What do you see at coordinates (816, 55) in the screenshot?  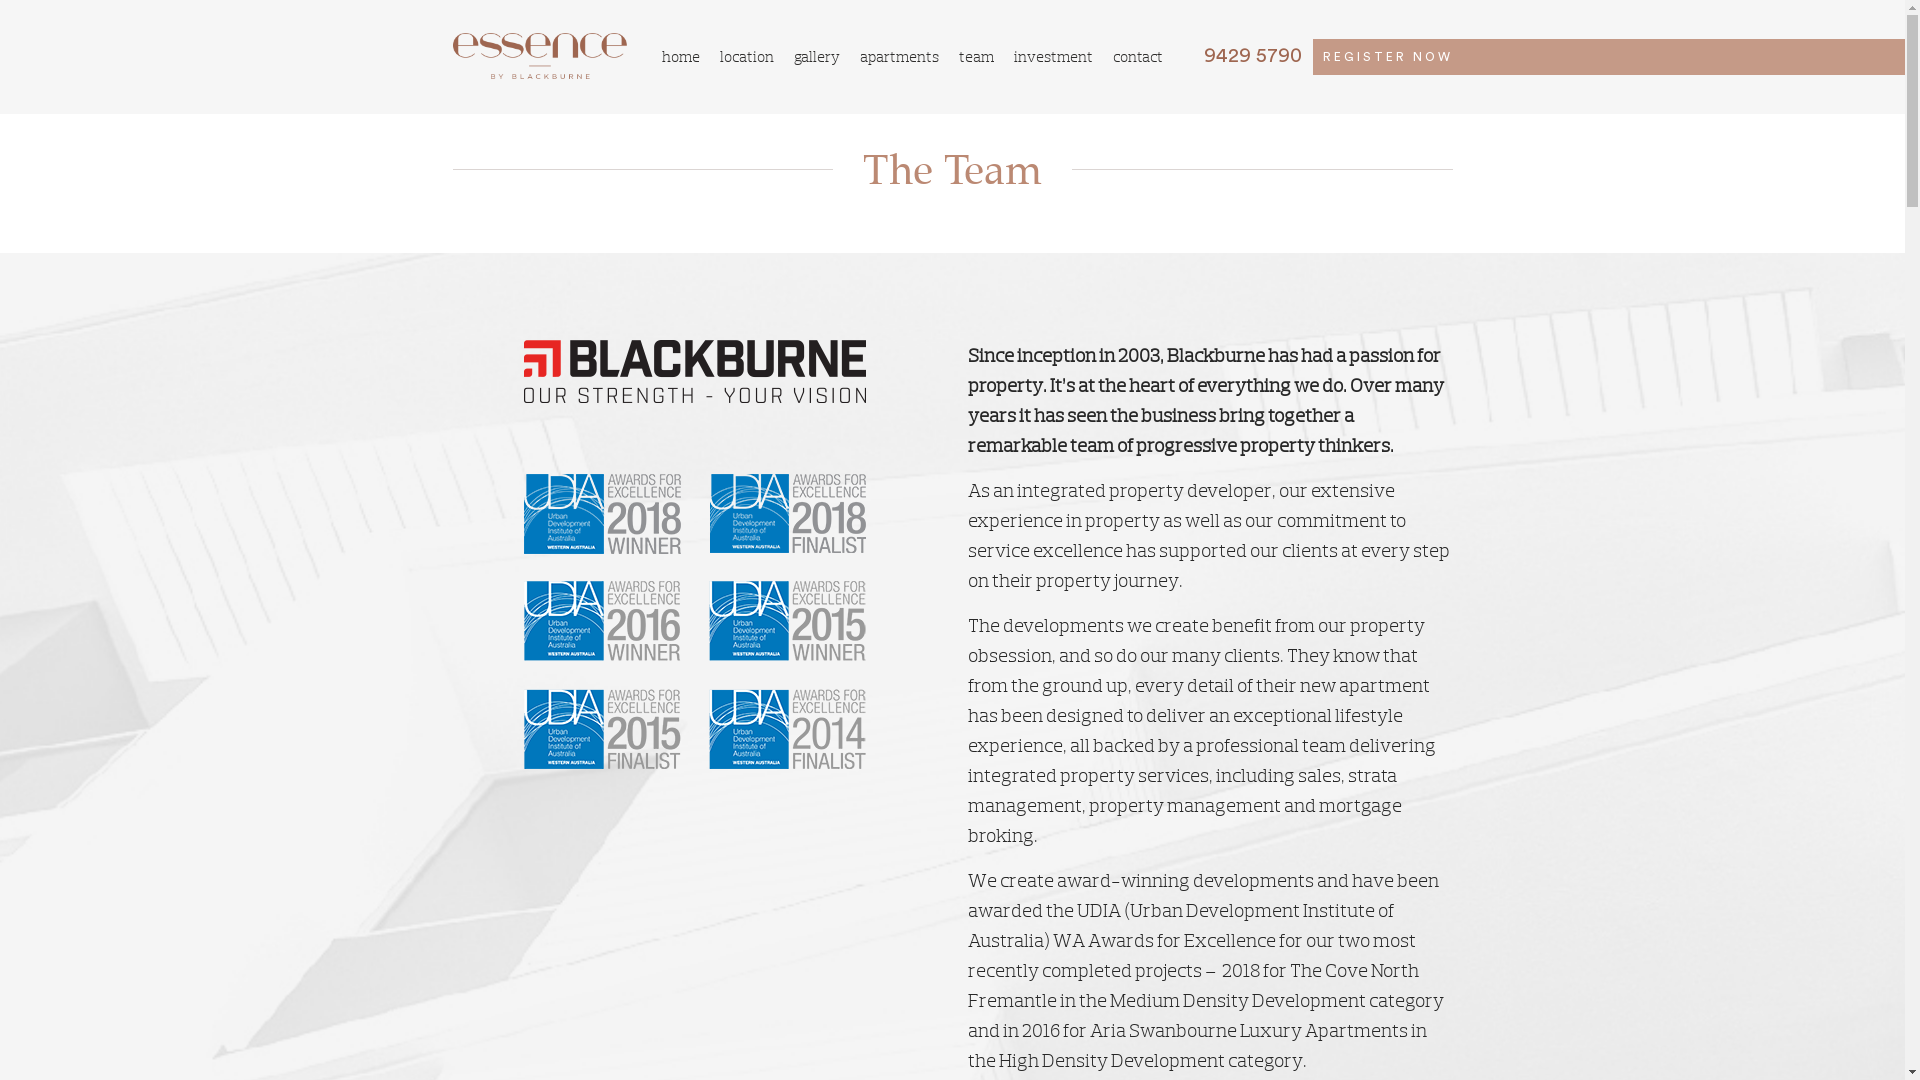 I see `'gallery'` at bounding box center [816, 55].